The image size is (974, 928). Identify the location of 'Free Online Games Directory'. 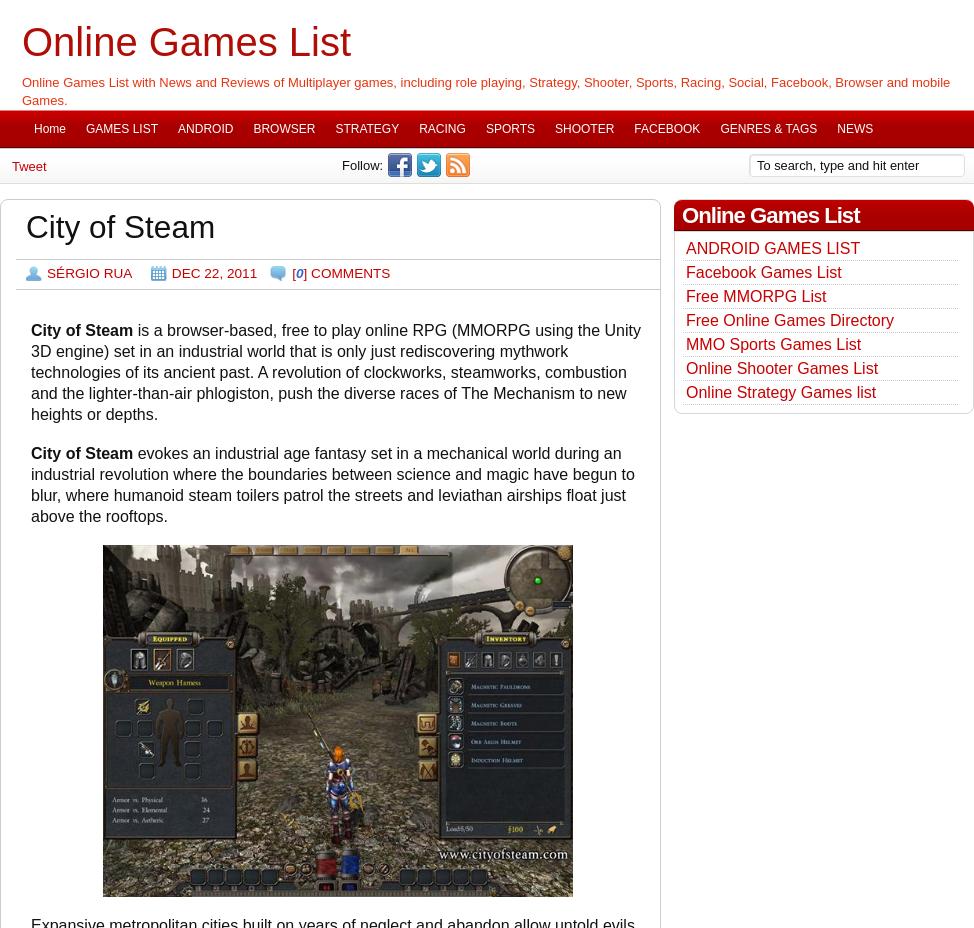
(789, 319).